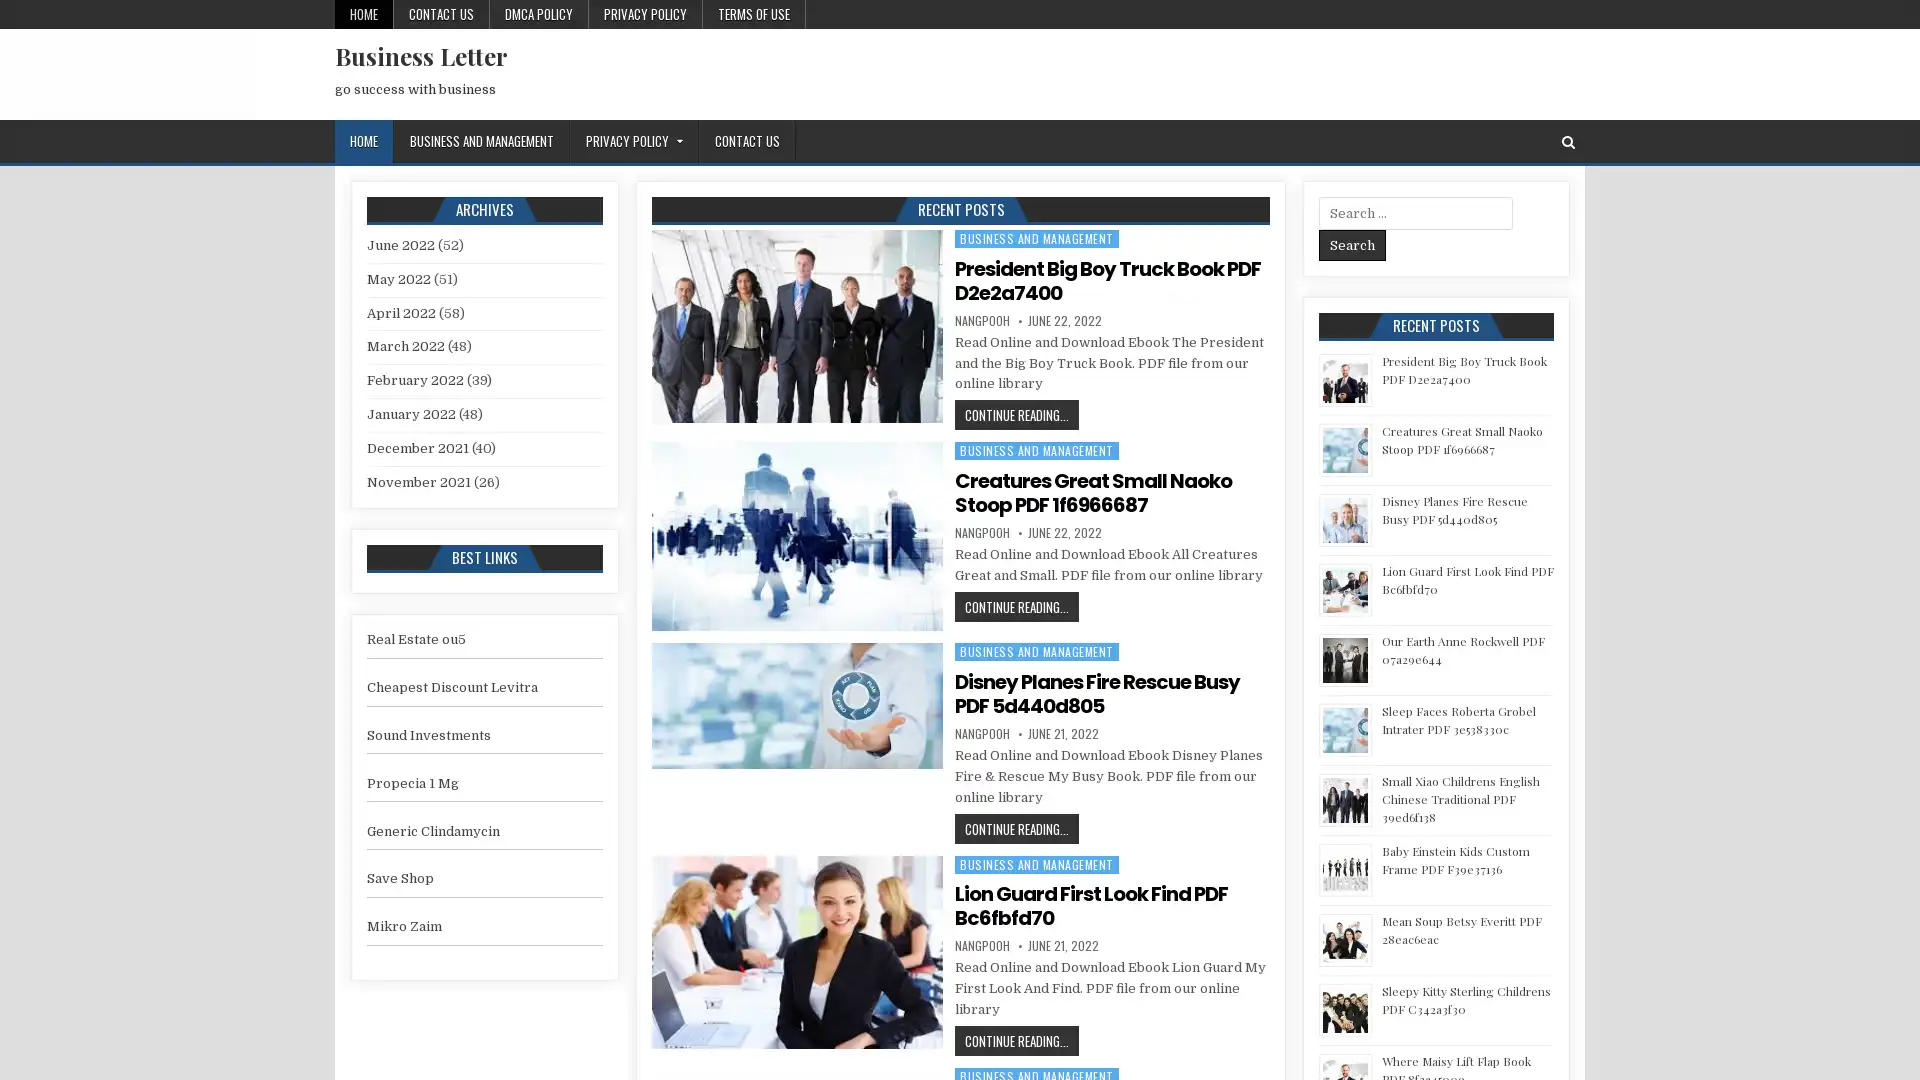 This screenshot has width=1920, height=1080. What do you see at coordinates (1351, 244) in the screenshot?
I see `Search` at bounding box center [1351, 244].